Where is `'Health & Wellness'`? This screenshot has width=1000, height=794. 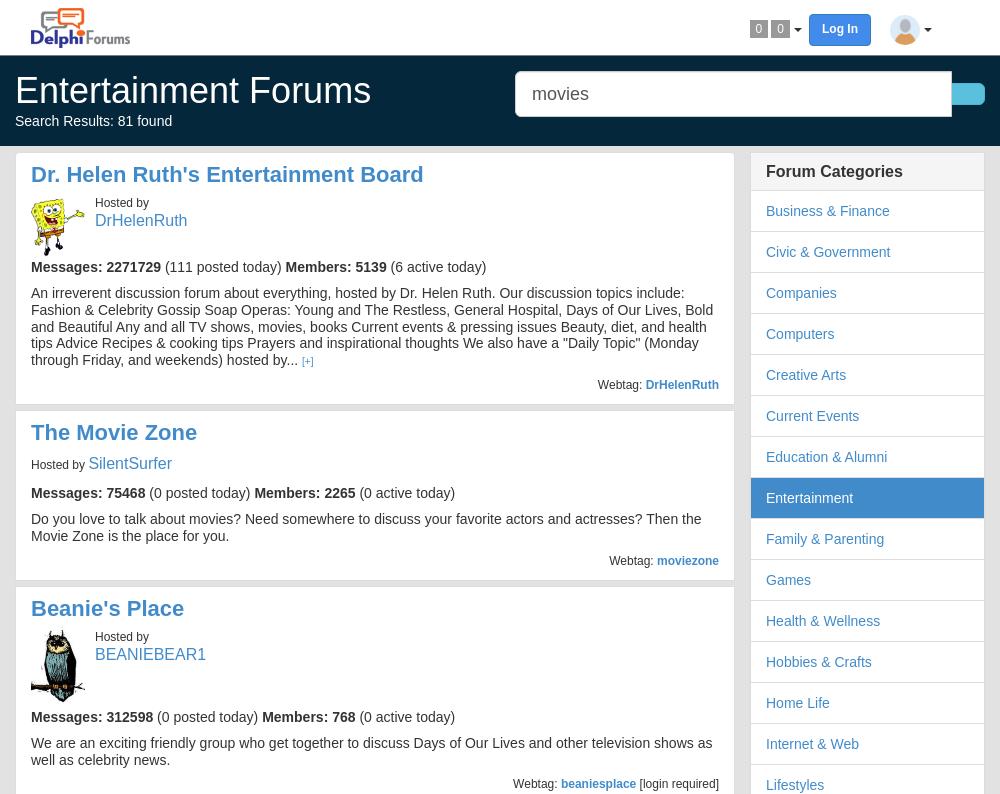 'Health & Wellness' is located at coordinates (822, 620).